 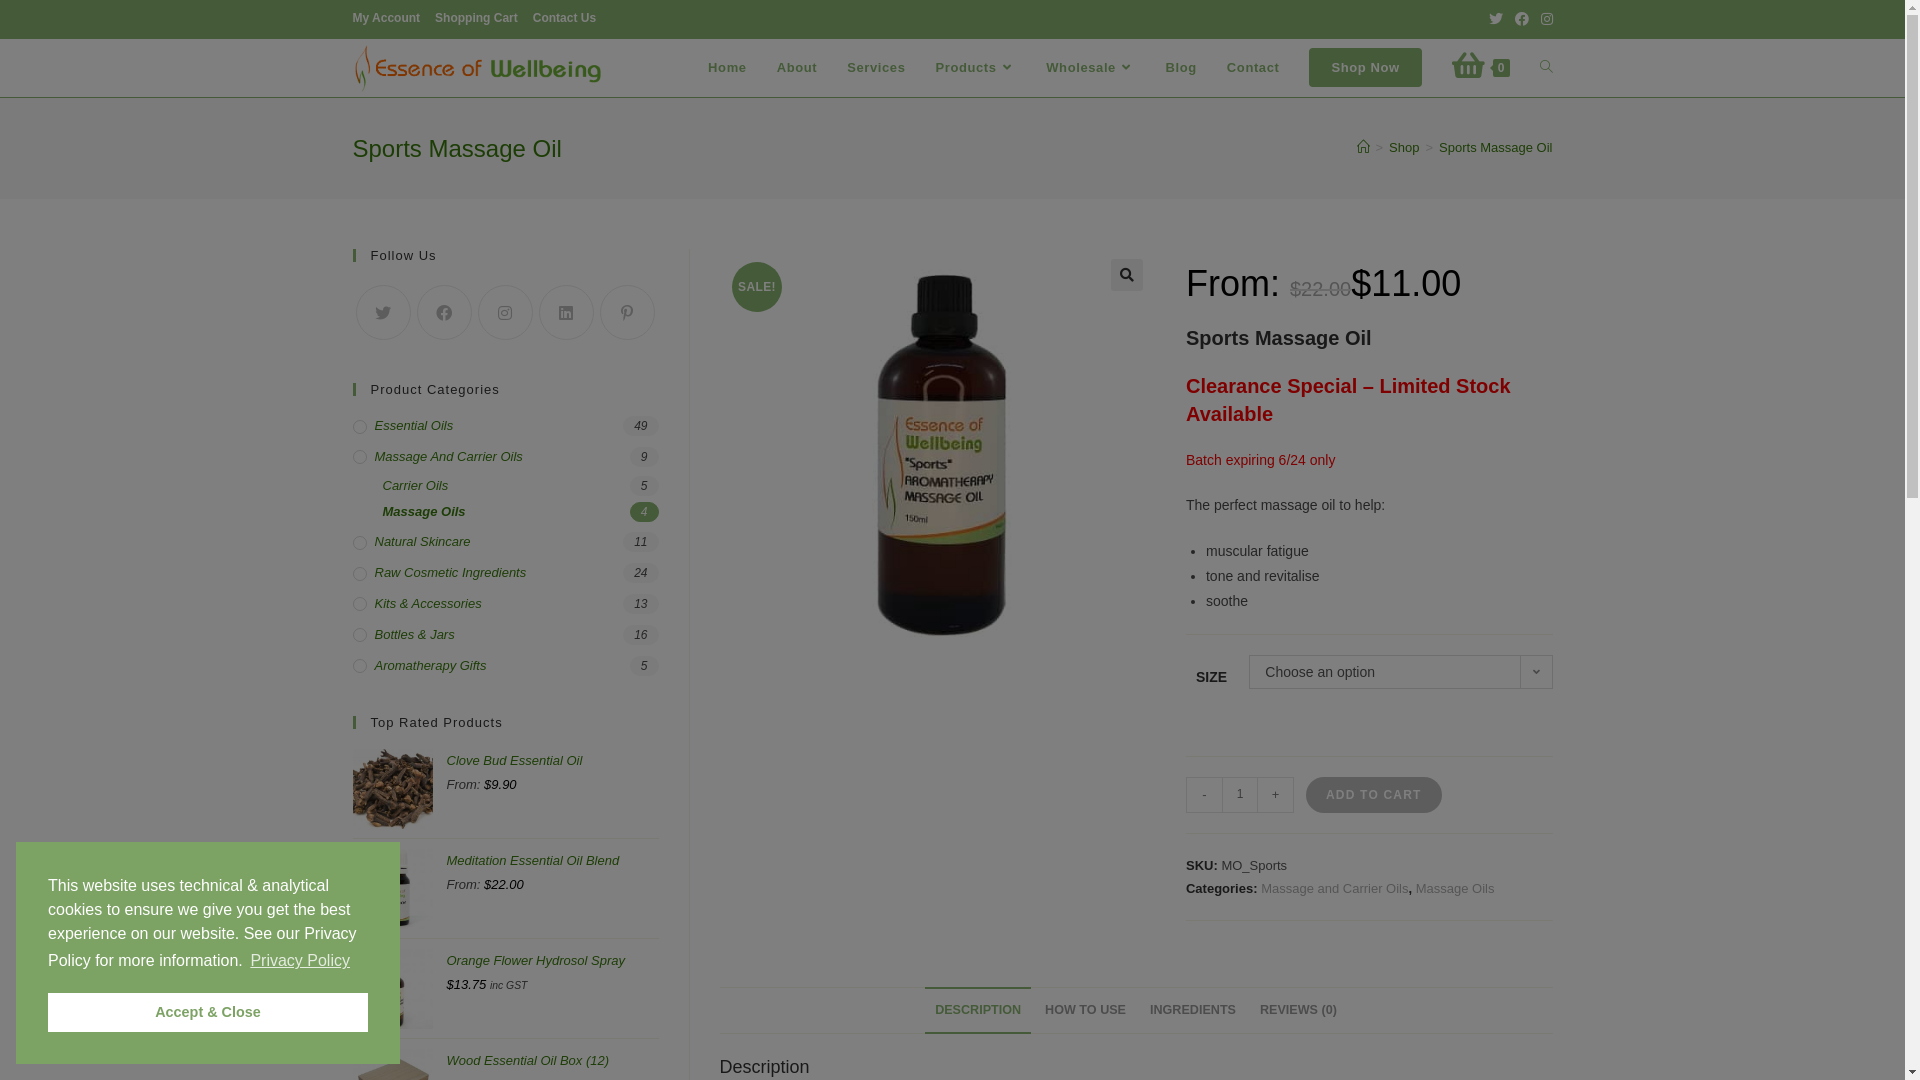 What do you see at coordinates (552, 971) in the screenshot?
I see `'Orange Flower Hydrosol Spray'` at bounding box center [552, 971].